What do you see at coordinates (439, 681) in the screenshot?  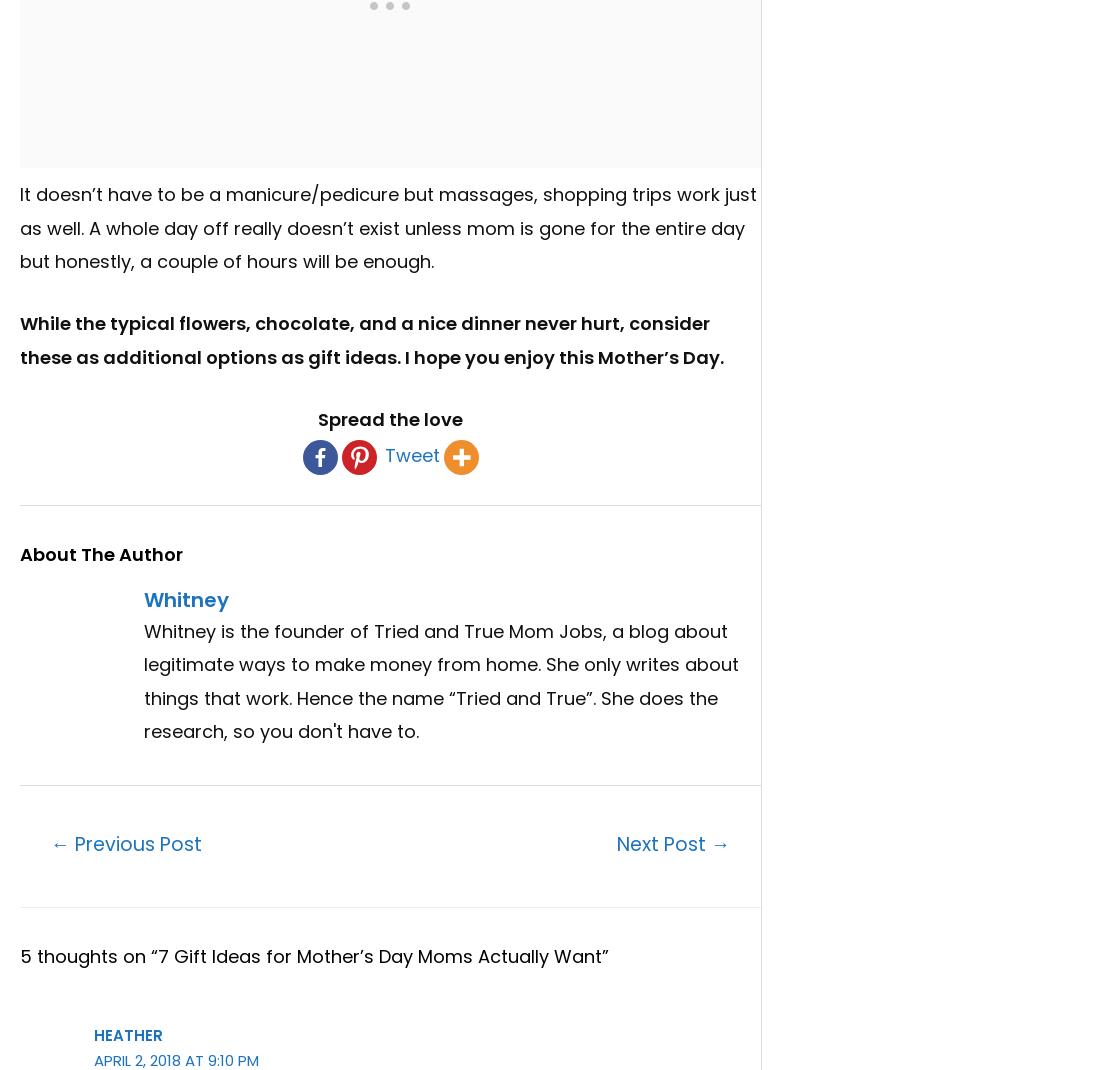 I see `'Whitney is the founder of Tried and True Mom Jobs, a blog about legitimate ways to make money from home. She only writes about things that work. Hence the name “Tried and True”. She does the research, so you don't have to.'` at bounding box center [439, 681].